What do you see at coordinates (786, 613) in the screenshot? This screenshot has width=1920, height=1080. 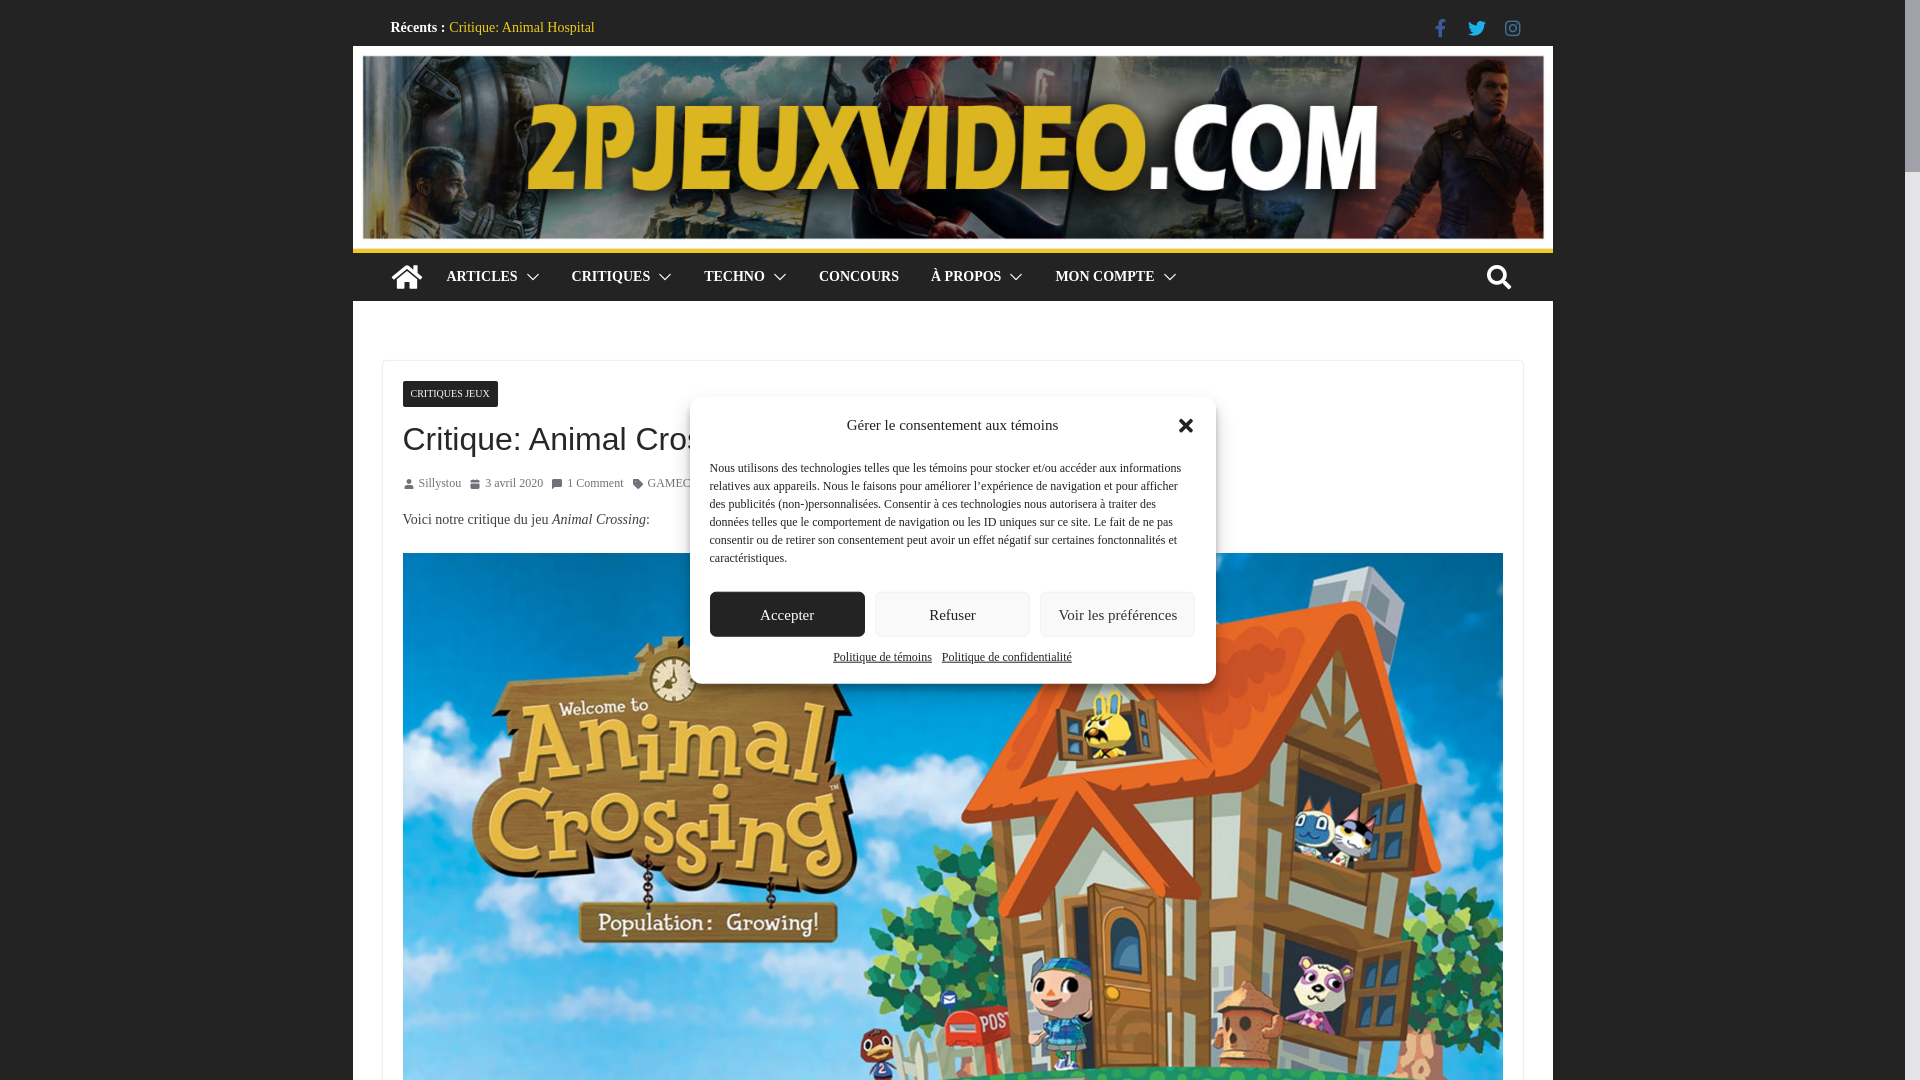 I see `'Accepter'` at bounding box center [786, 613].